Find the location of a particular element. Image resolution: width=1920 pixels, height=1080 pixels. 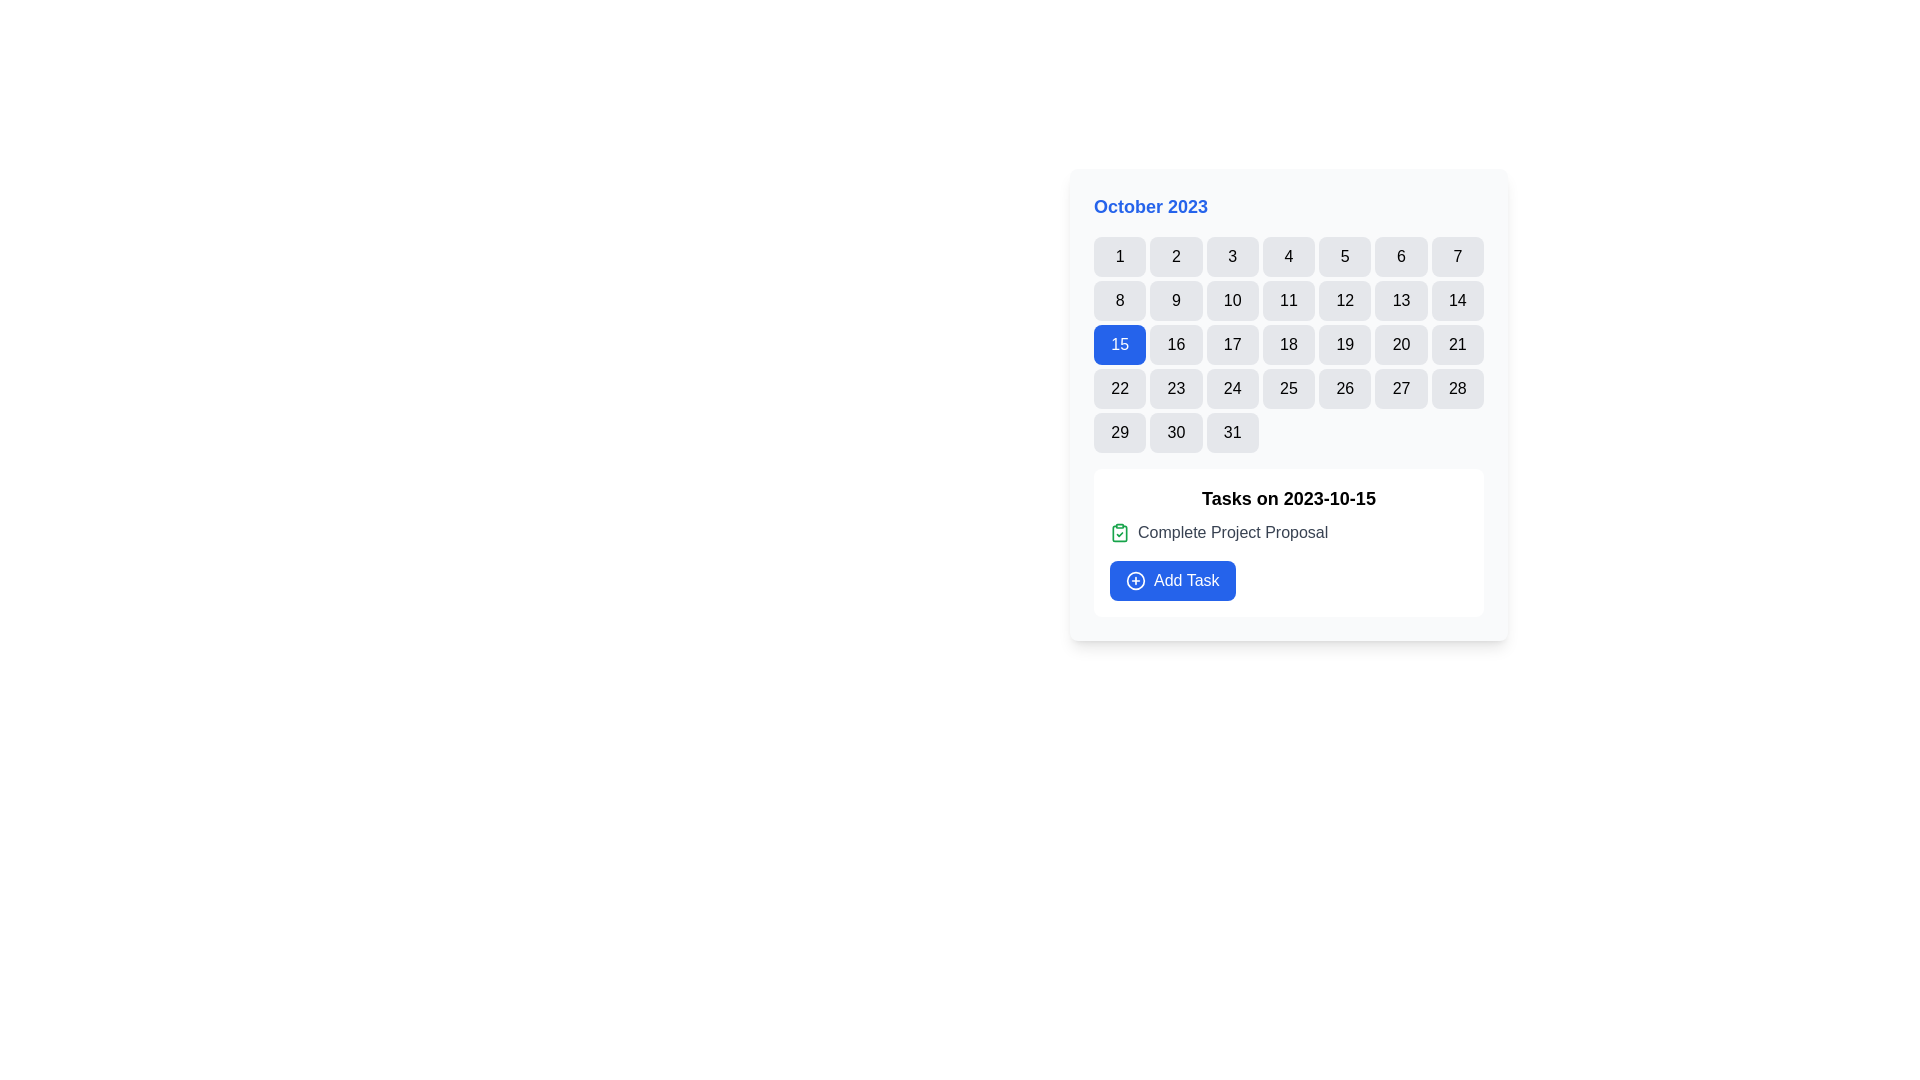

the square-shaped button with rounded borders displaying the number '22', located in the calendar grid is located at coordinates (1118, 389).